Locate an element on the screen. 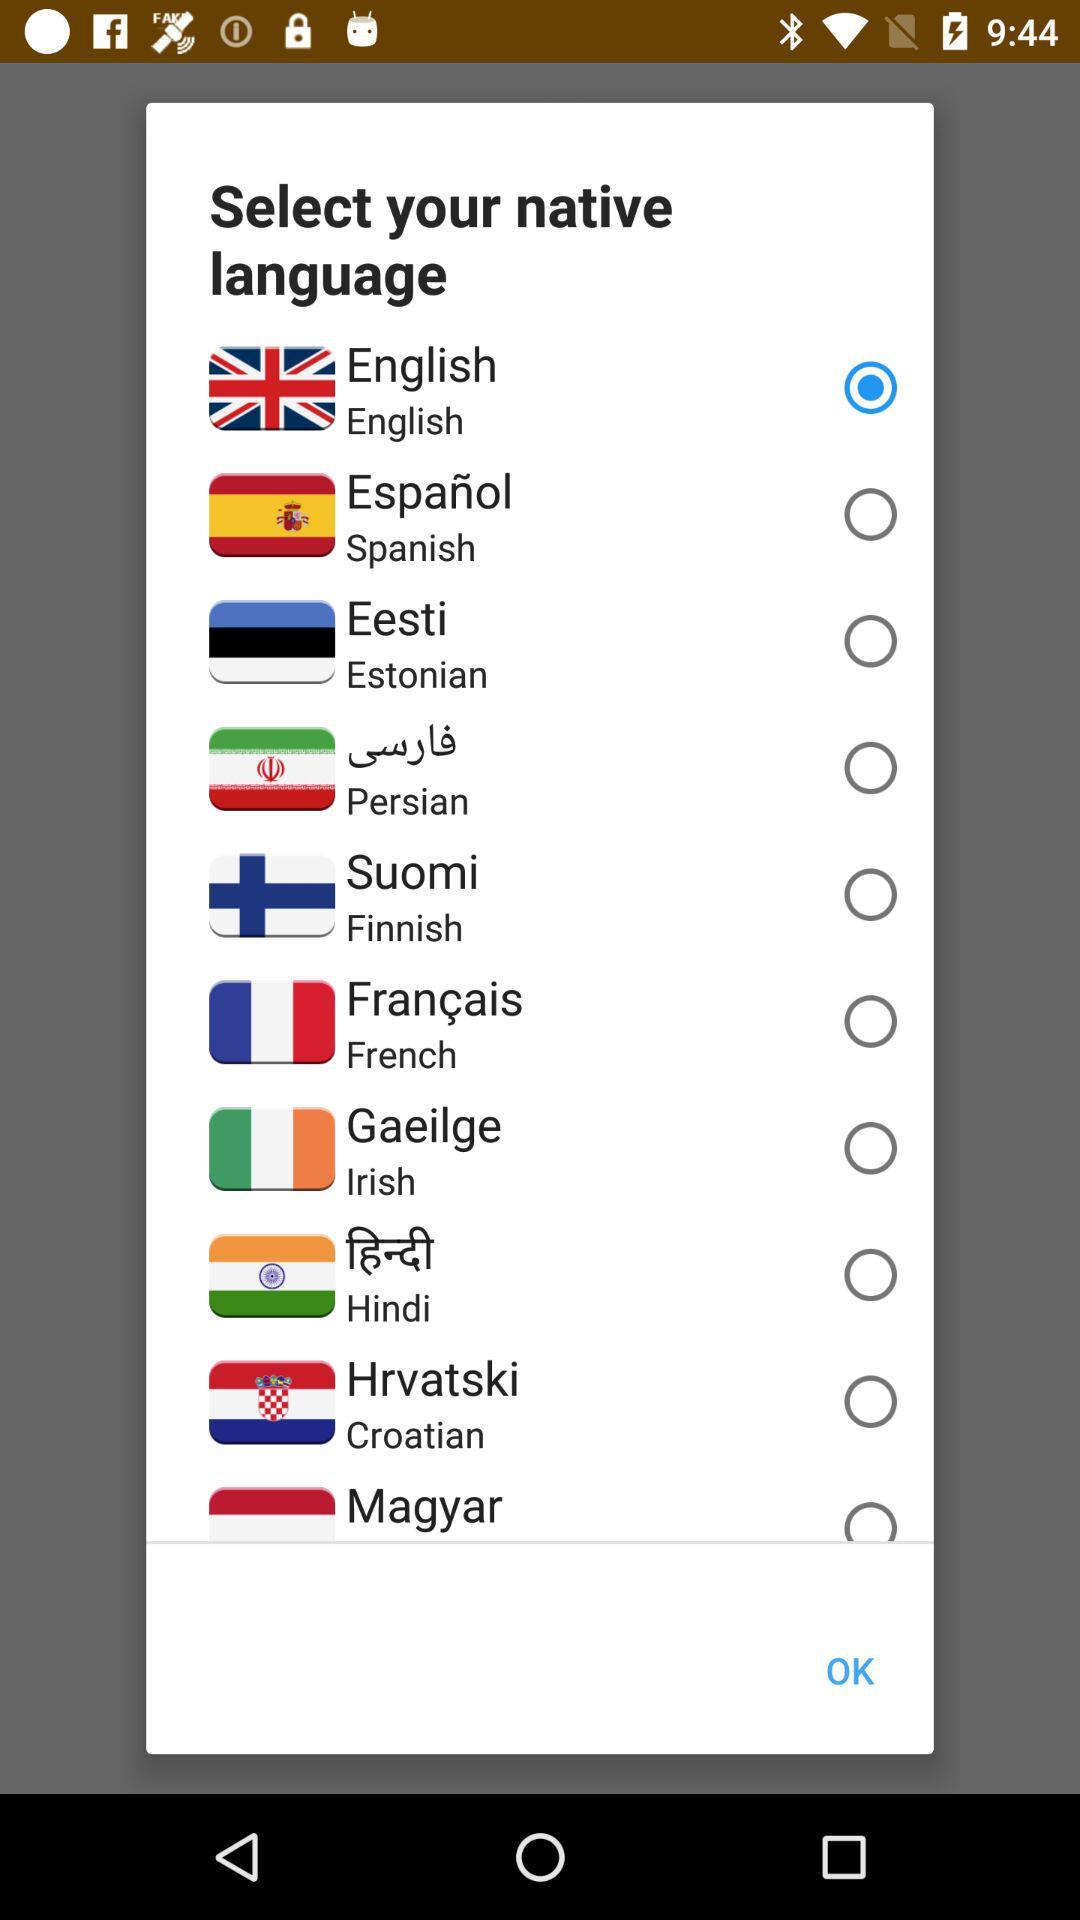 The width and height of the screenshot is (1080, 1920). the croatian is located at coordinates (414, 1433).